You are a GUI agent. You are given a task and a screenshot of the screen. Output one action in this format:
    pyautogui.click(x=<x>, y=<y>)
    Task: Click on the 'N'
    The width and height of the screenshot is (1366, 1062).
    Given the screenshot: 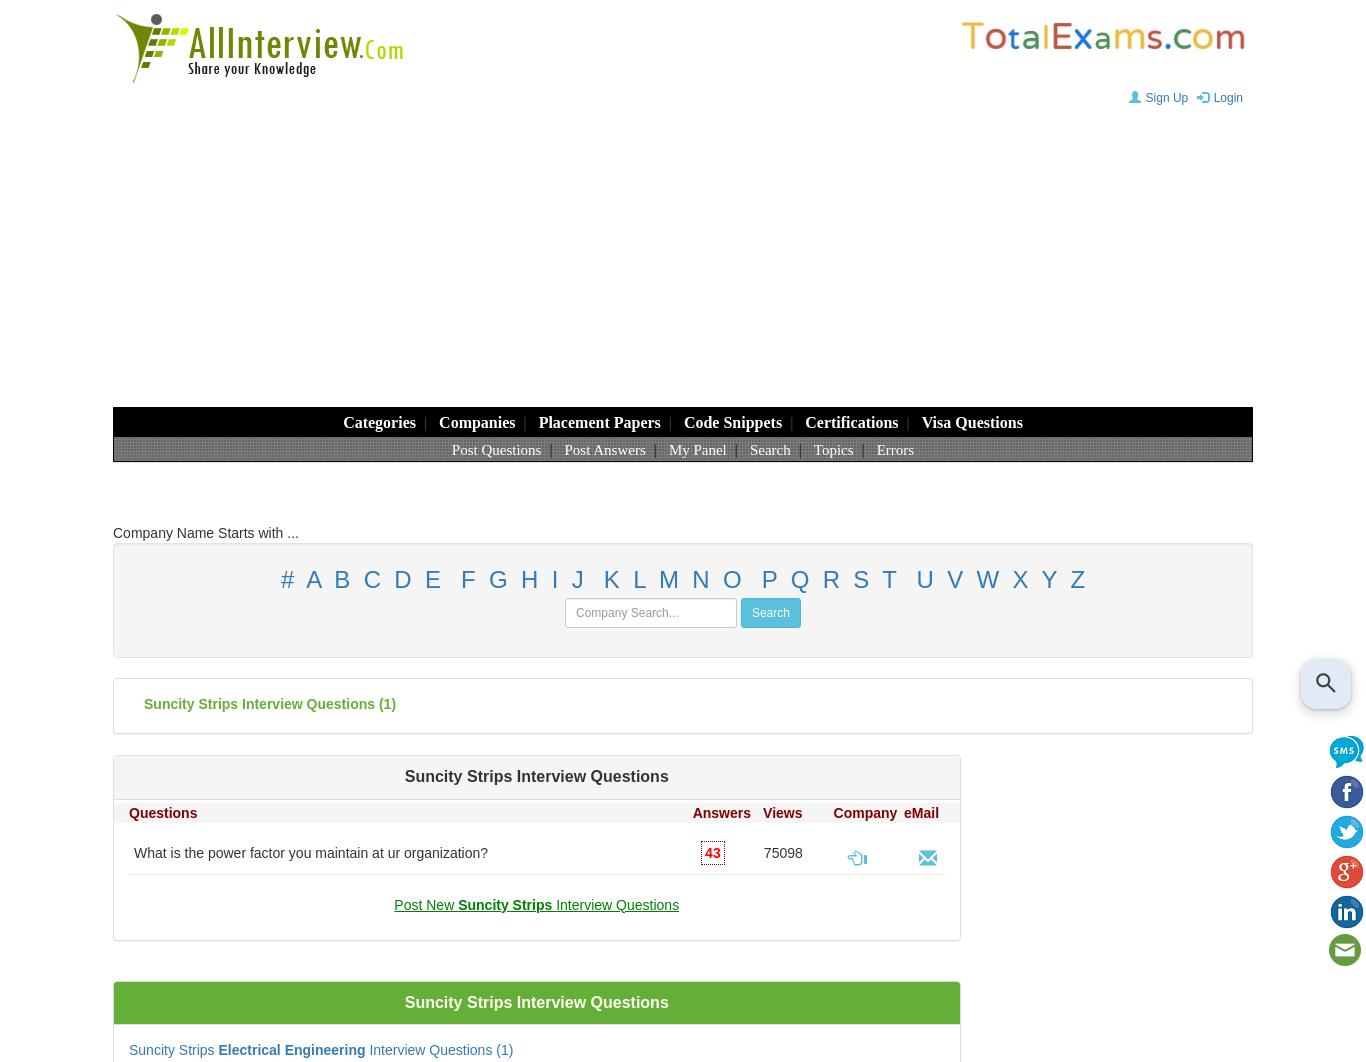 What is the action you would take?
    pyautogui.click(x=692, y=579)
    